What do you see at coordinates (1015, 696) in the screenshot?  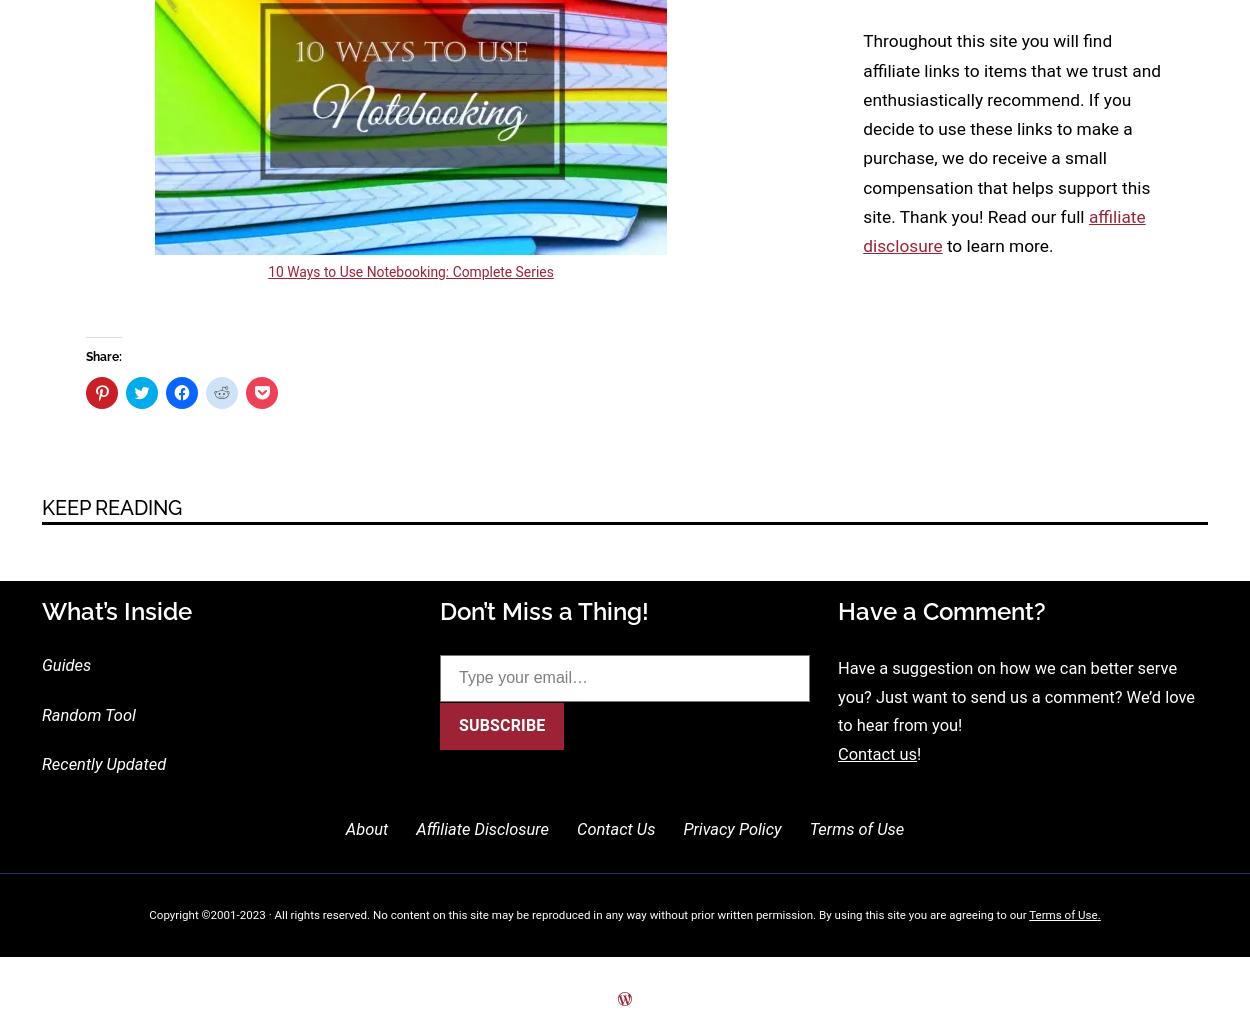 I see `'Have a suggestion on how we can better serve you? Just want to send us a comment? We’d love to hear from you!'` at bounding box center [1015, 696].